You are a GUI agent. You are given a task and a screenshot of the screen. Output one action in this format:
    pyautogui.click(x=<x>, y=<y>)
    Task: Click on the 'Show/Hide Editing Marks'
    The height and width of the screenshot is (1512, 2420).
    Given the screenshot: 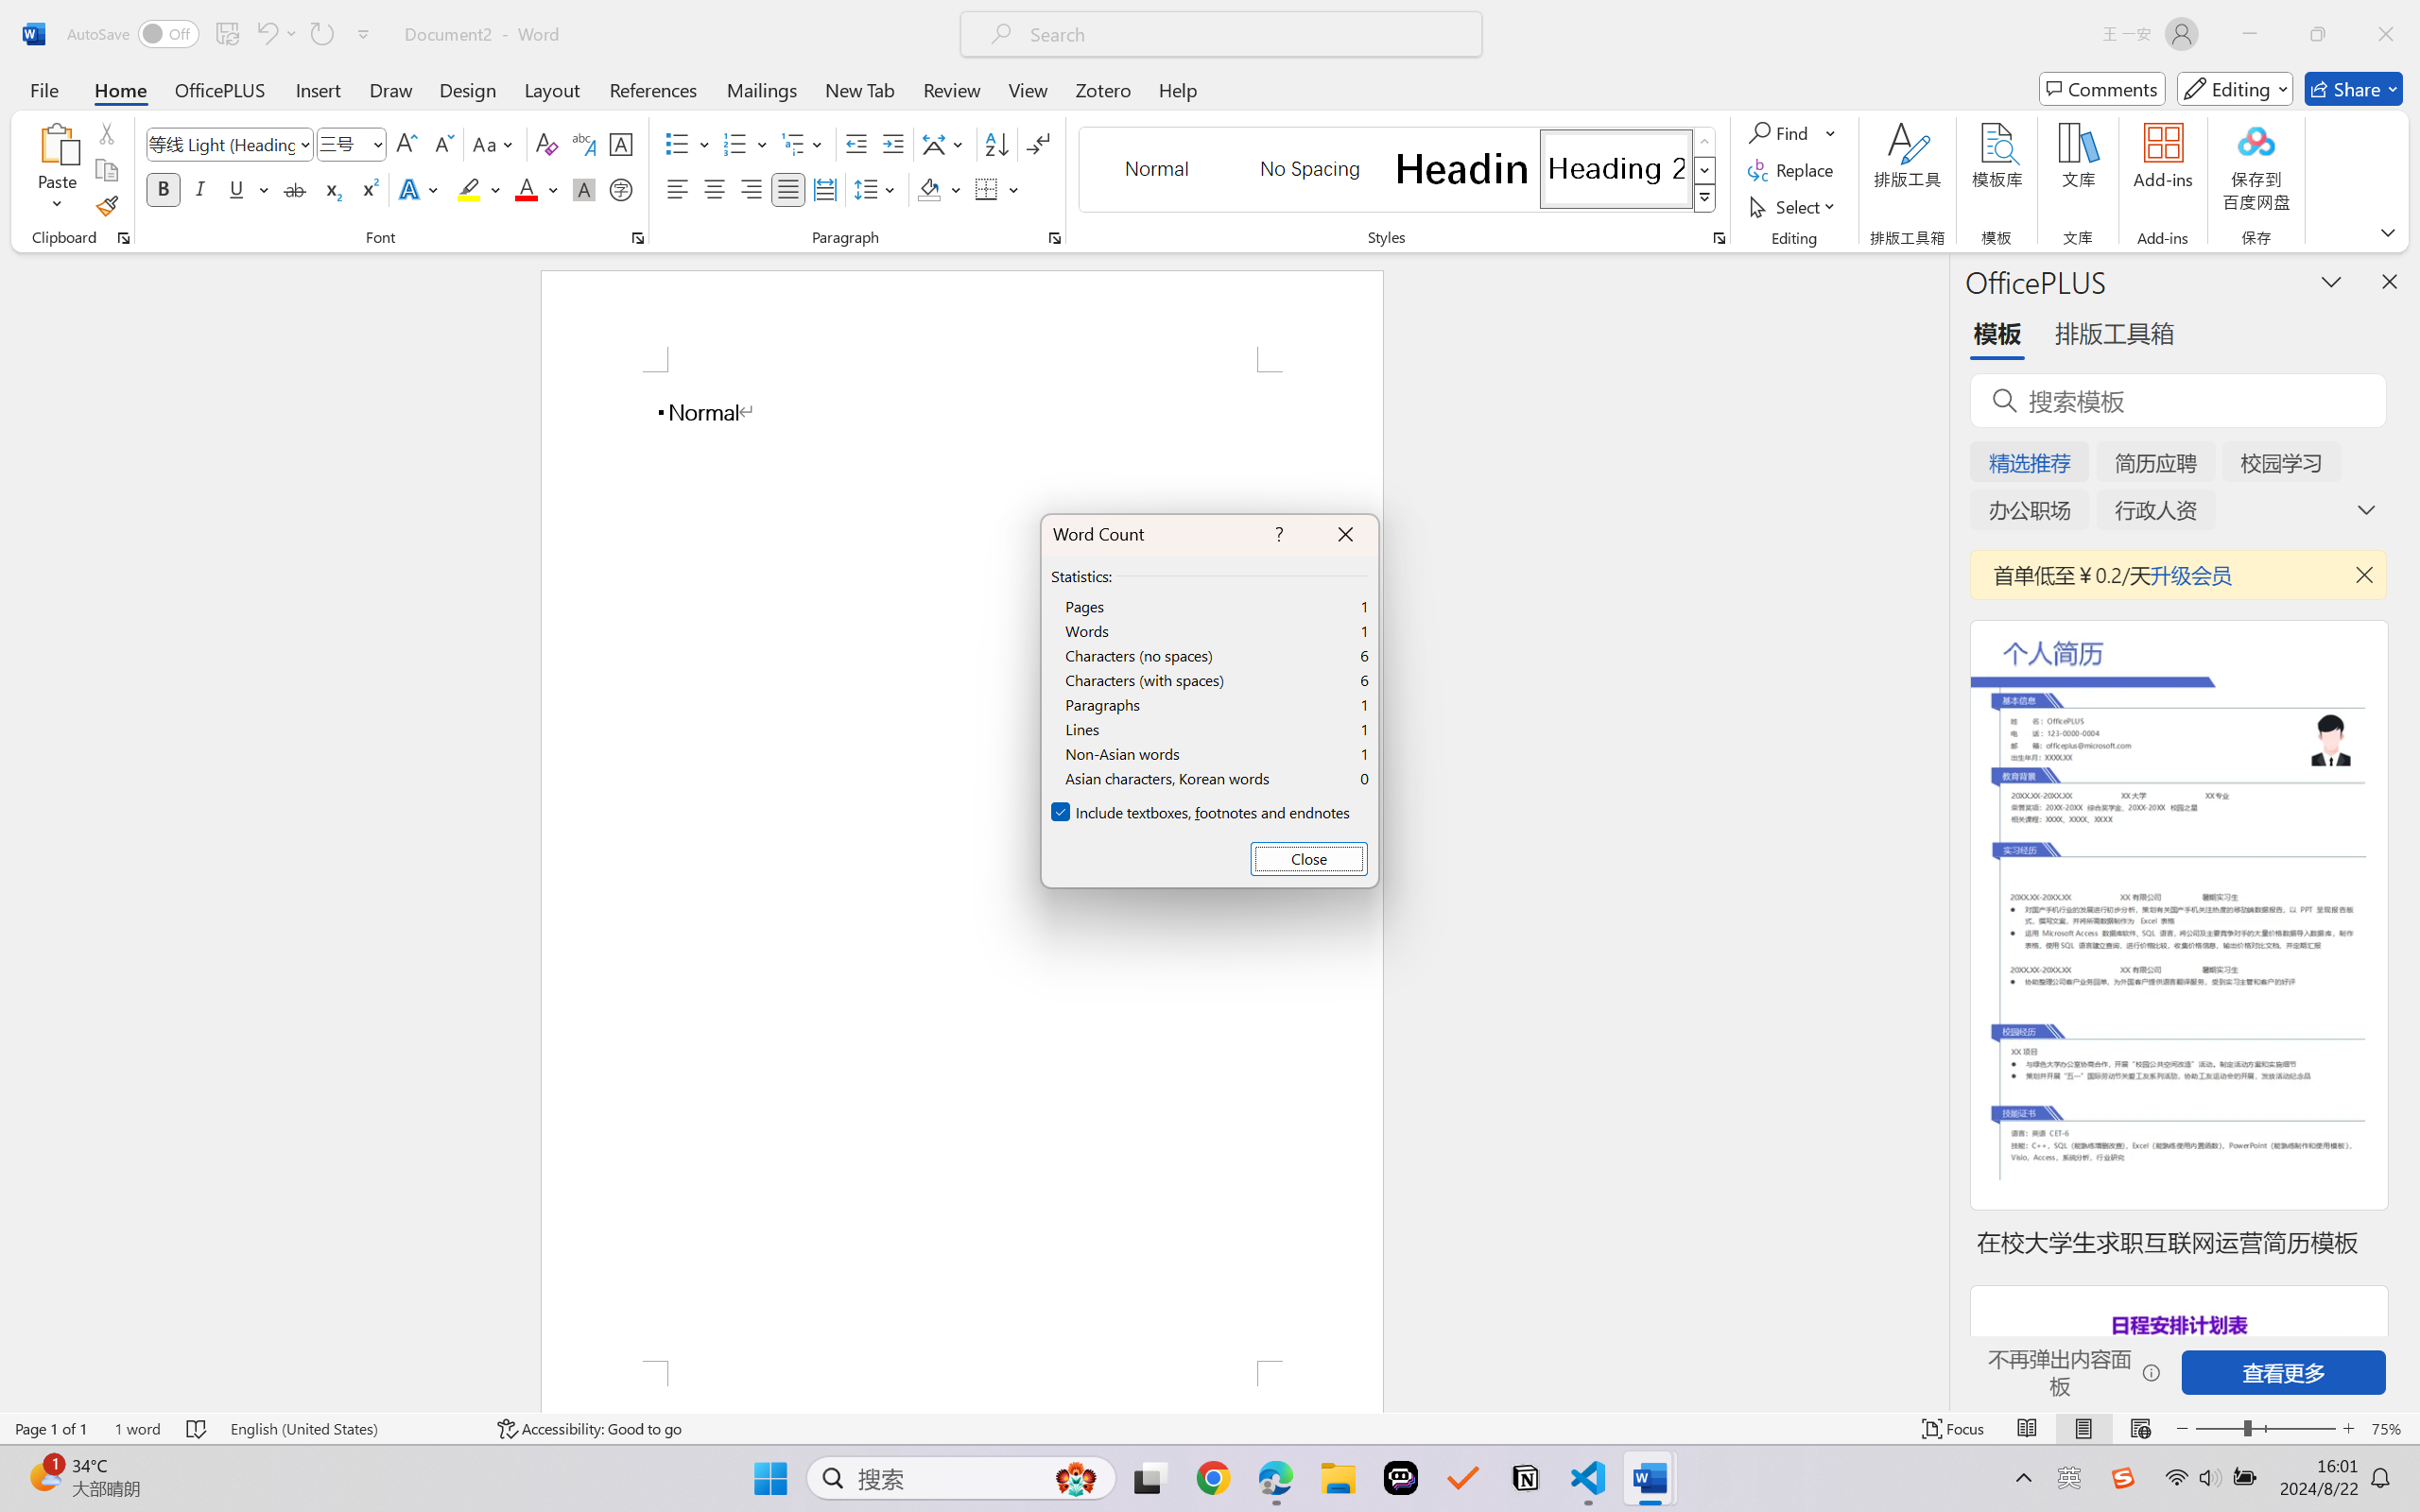 What is the action you would take?
    pyautogui.click(x=1037, y=144)
    